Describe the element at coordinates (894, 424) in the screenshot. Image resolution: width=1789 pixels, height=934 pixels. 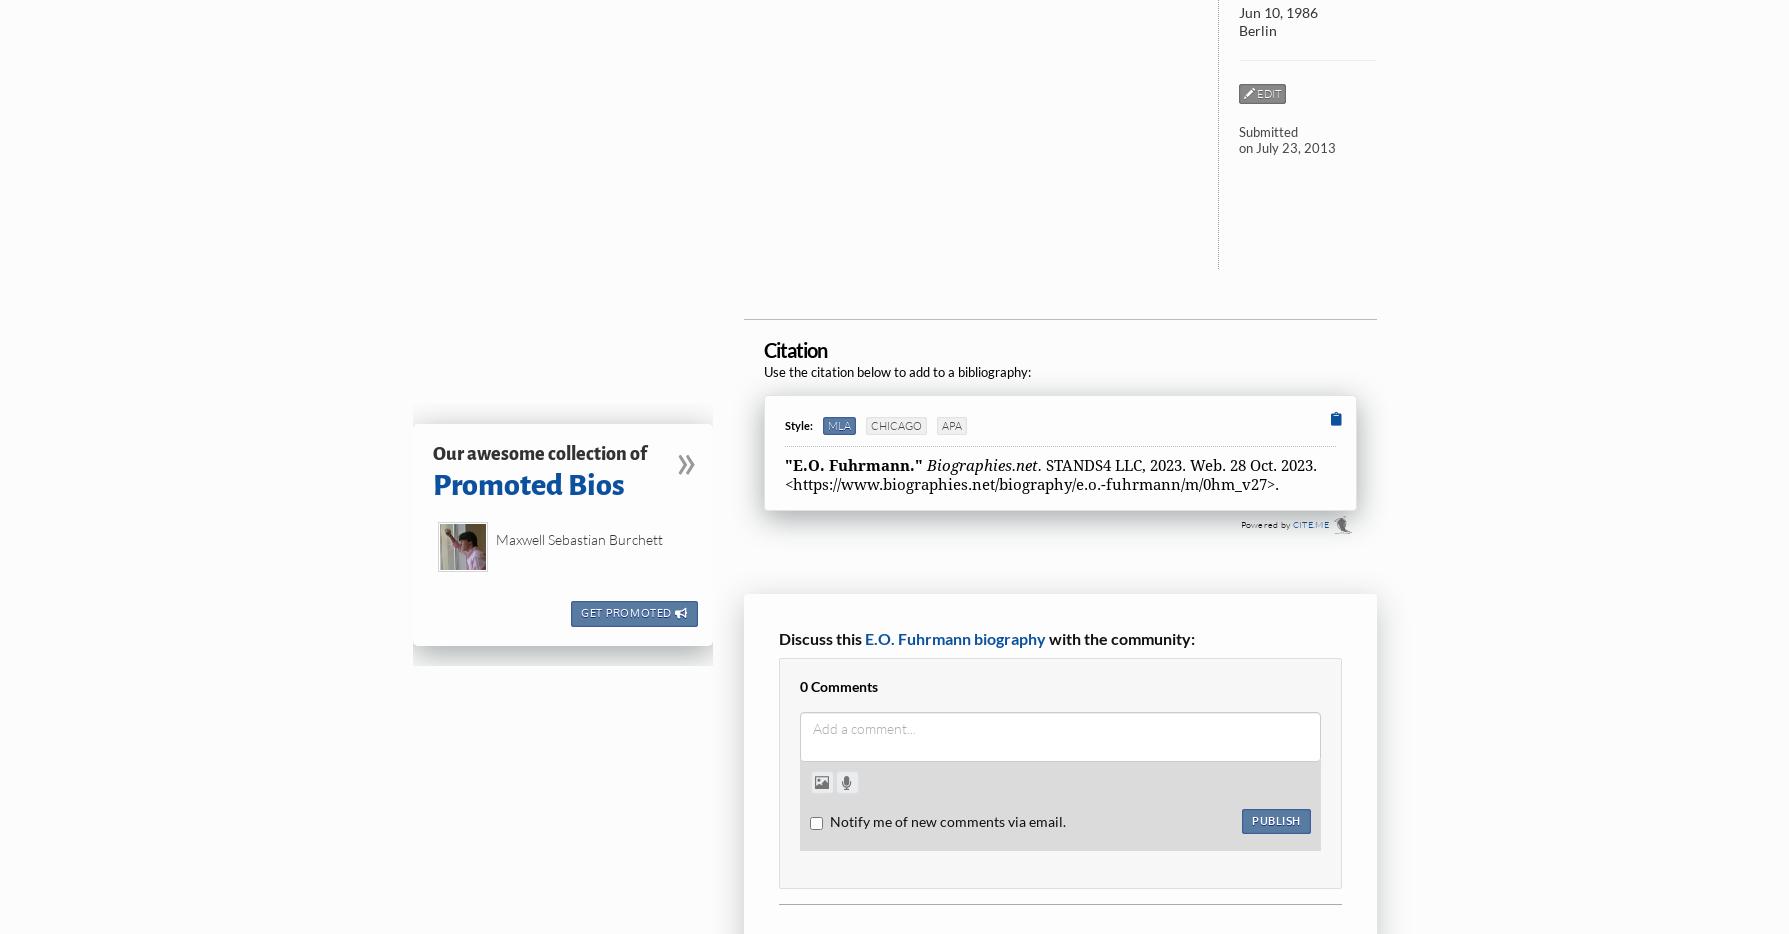
I see `'Chicago'` at that location.